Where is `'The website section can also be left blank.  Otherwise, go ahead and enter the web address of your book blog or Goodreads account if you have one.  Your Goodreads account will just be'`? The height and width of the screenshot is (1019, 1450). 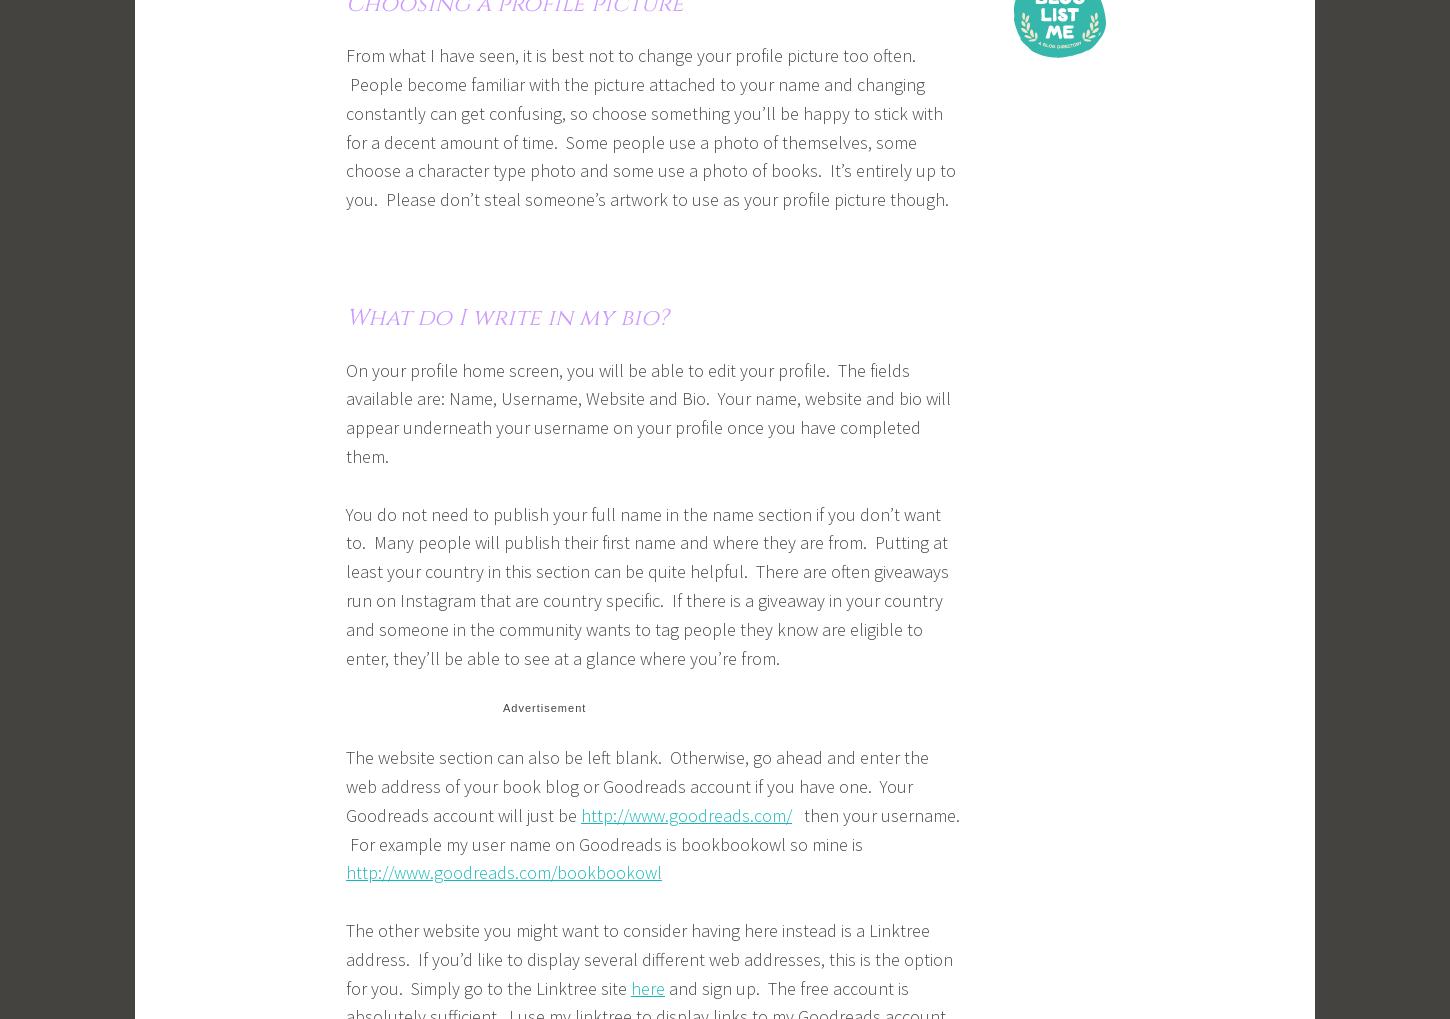
'The website section can also be left blank.  Otherwise, go ahead and enter the web address of your book blog or Goodreads account if you have one.  Your Goodreads account will just be' is located at coordinates (345, 784).